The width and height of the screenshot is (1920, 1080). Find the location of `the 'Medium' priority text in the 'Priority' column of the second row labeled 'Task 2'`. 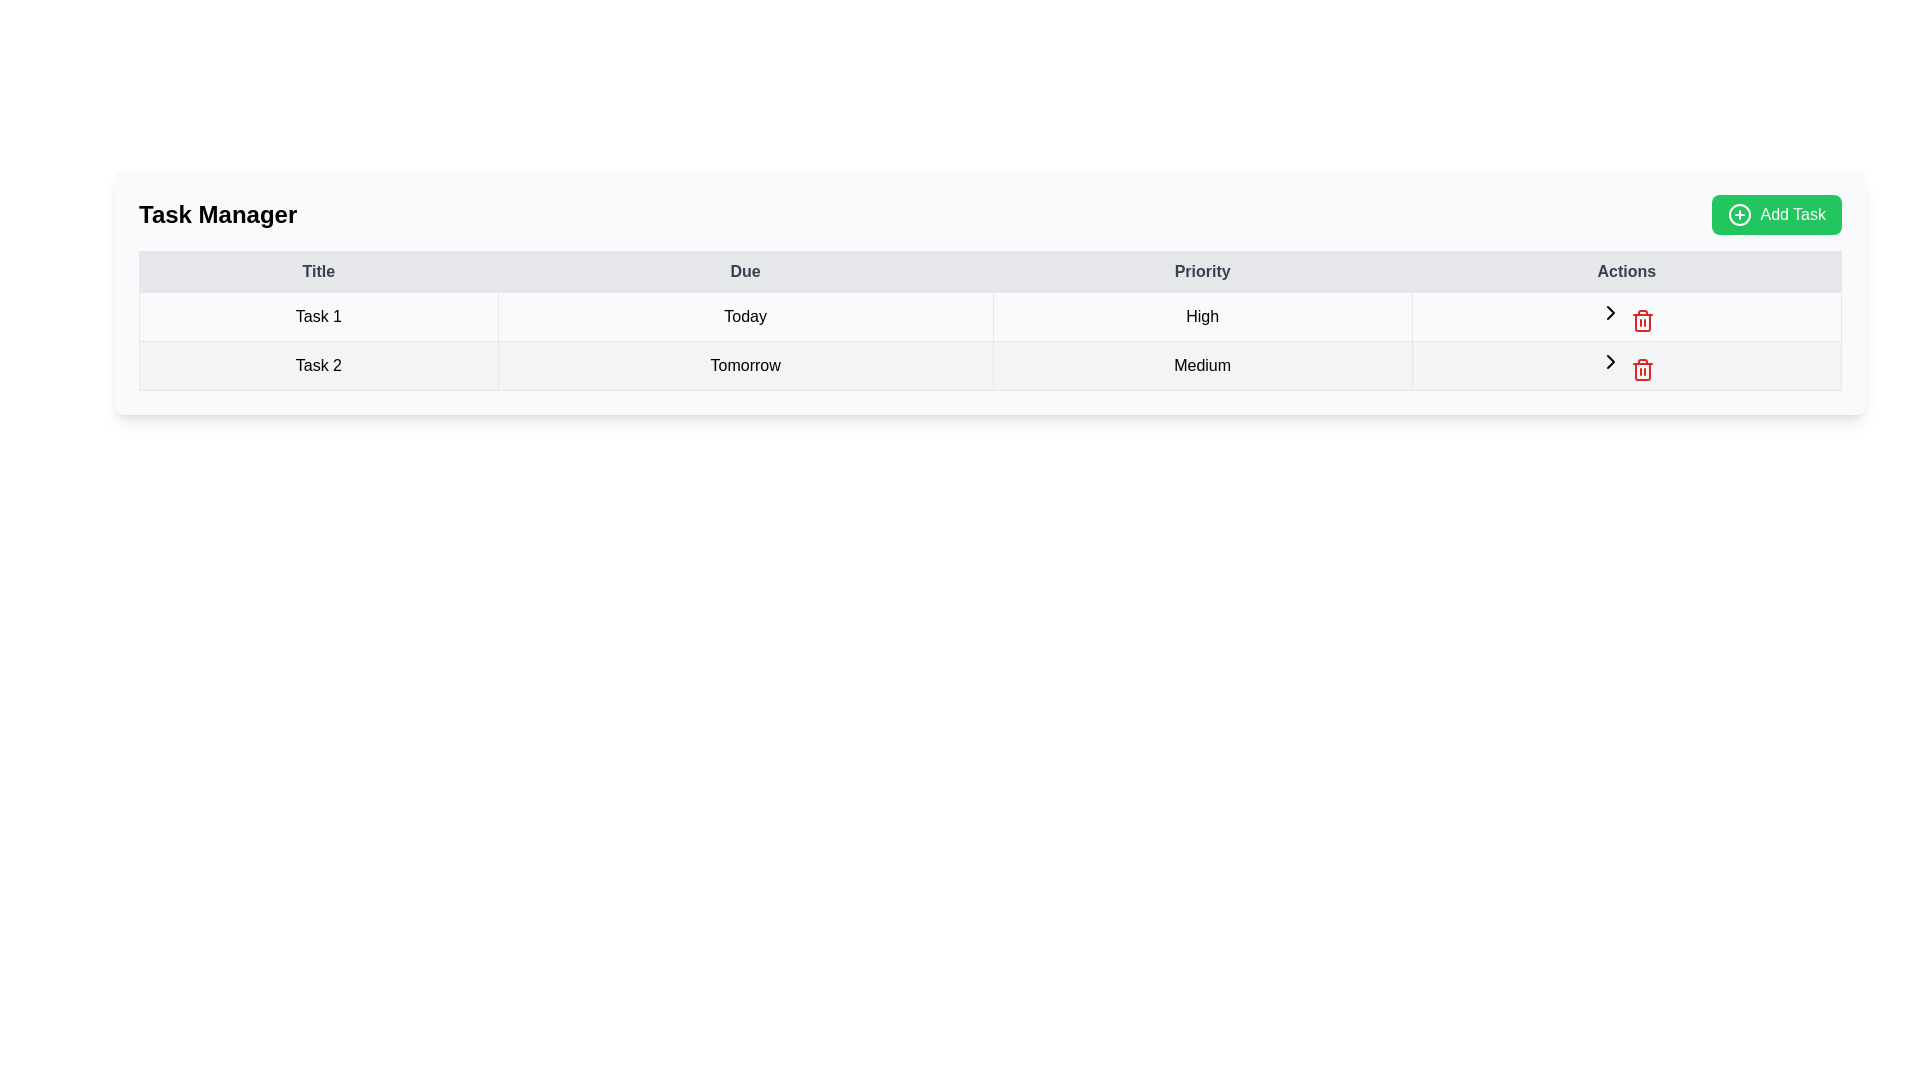

the 'Medium' priority text in the 'Priority' column of the second row labeled 'Task 2' is located at coordinates (1201, 365).